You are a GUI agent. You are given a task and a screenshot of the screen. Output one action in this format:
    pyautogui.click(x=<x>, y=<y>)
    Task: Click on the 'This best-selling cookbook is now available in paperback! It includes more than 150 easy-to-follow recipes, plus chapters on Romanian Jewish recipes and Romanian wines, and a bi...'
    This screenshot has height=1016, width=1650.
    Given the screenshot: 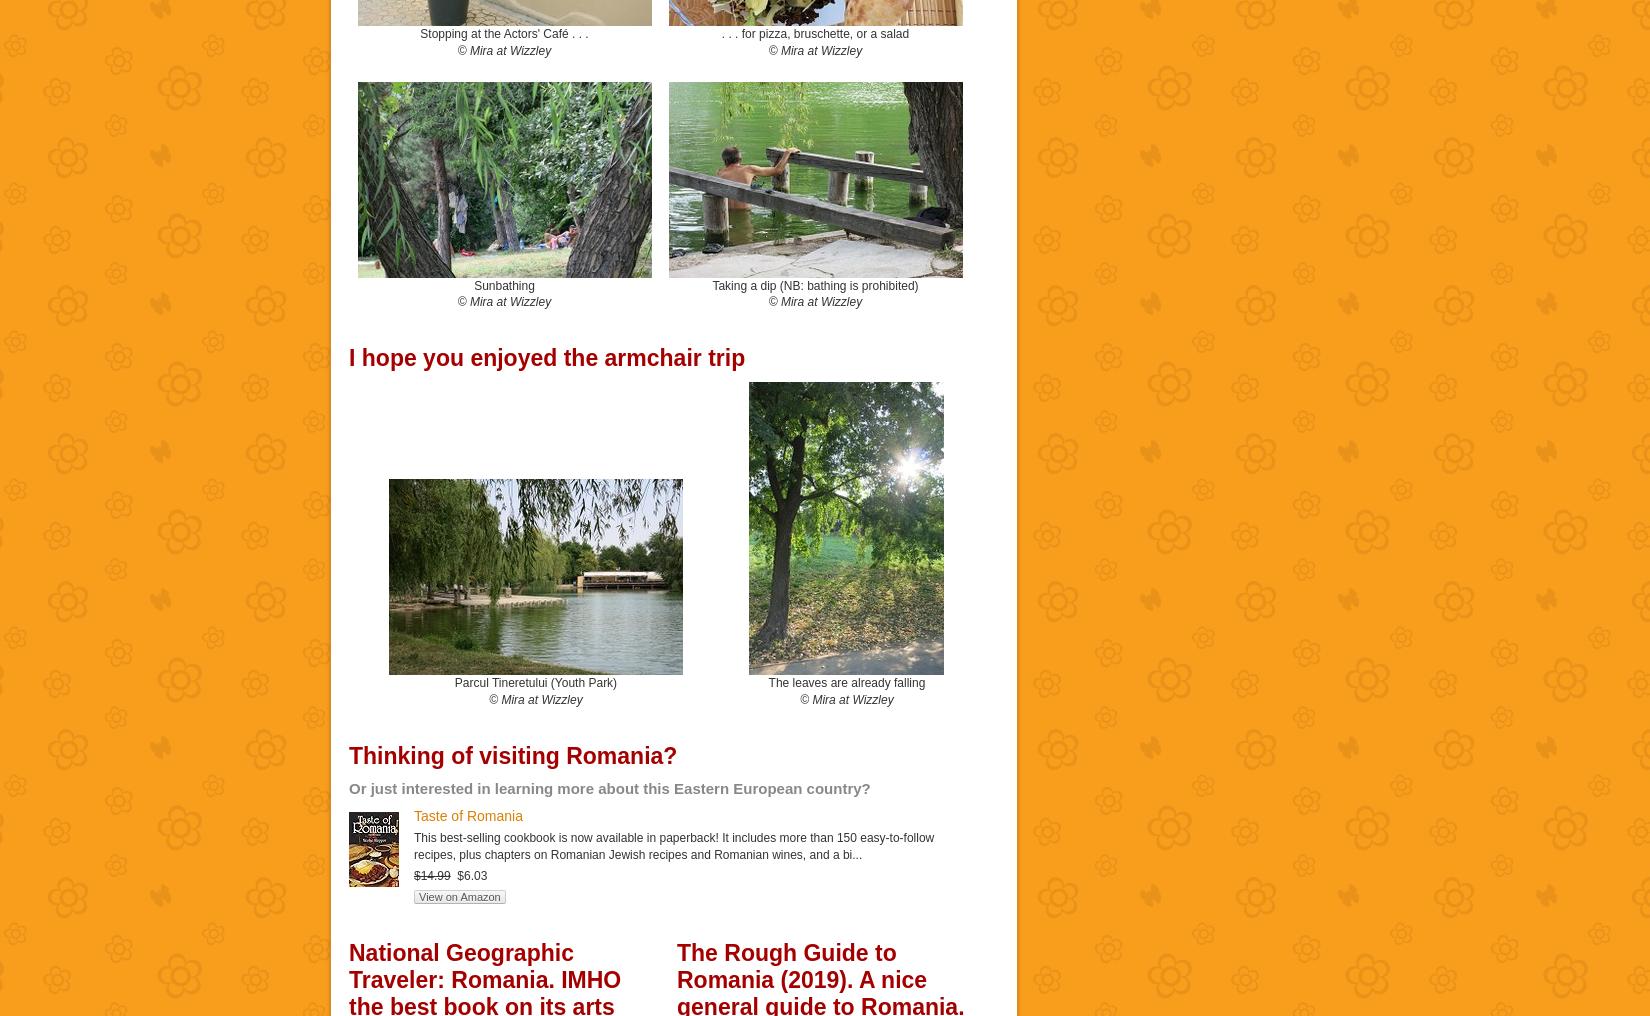 What is the action you would take?
    pyautogui.click(x=673, y=846)
    